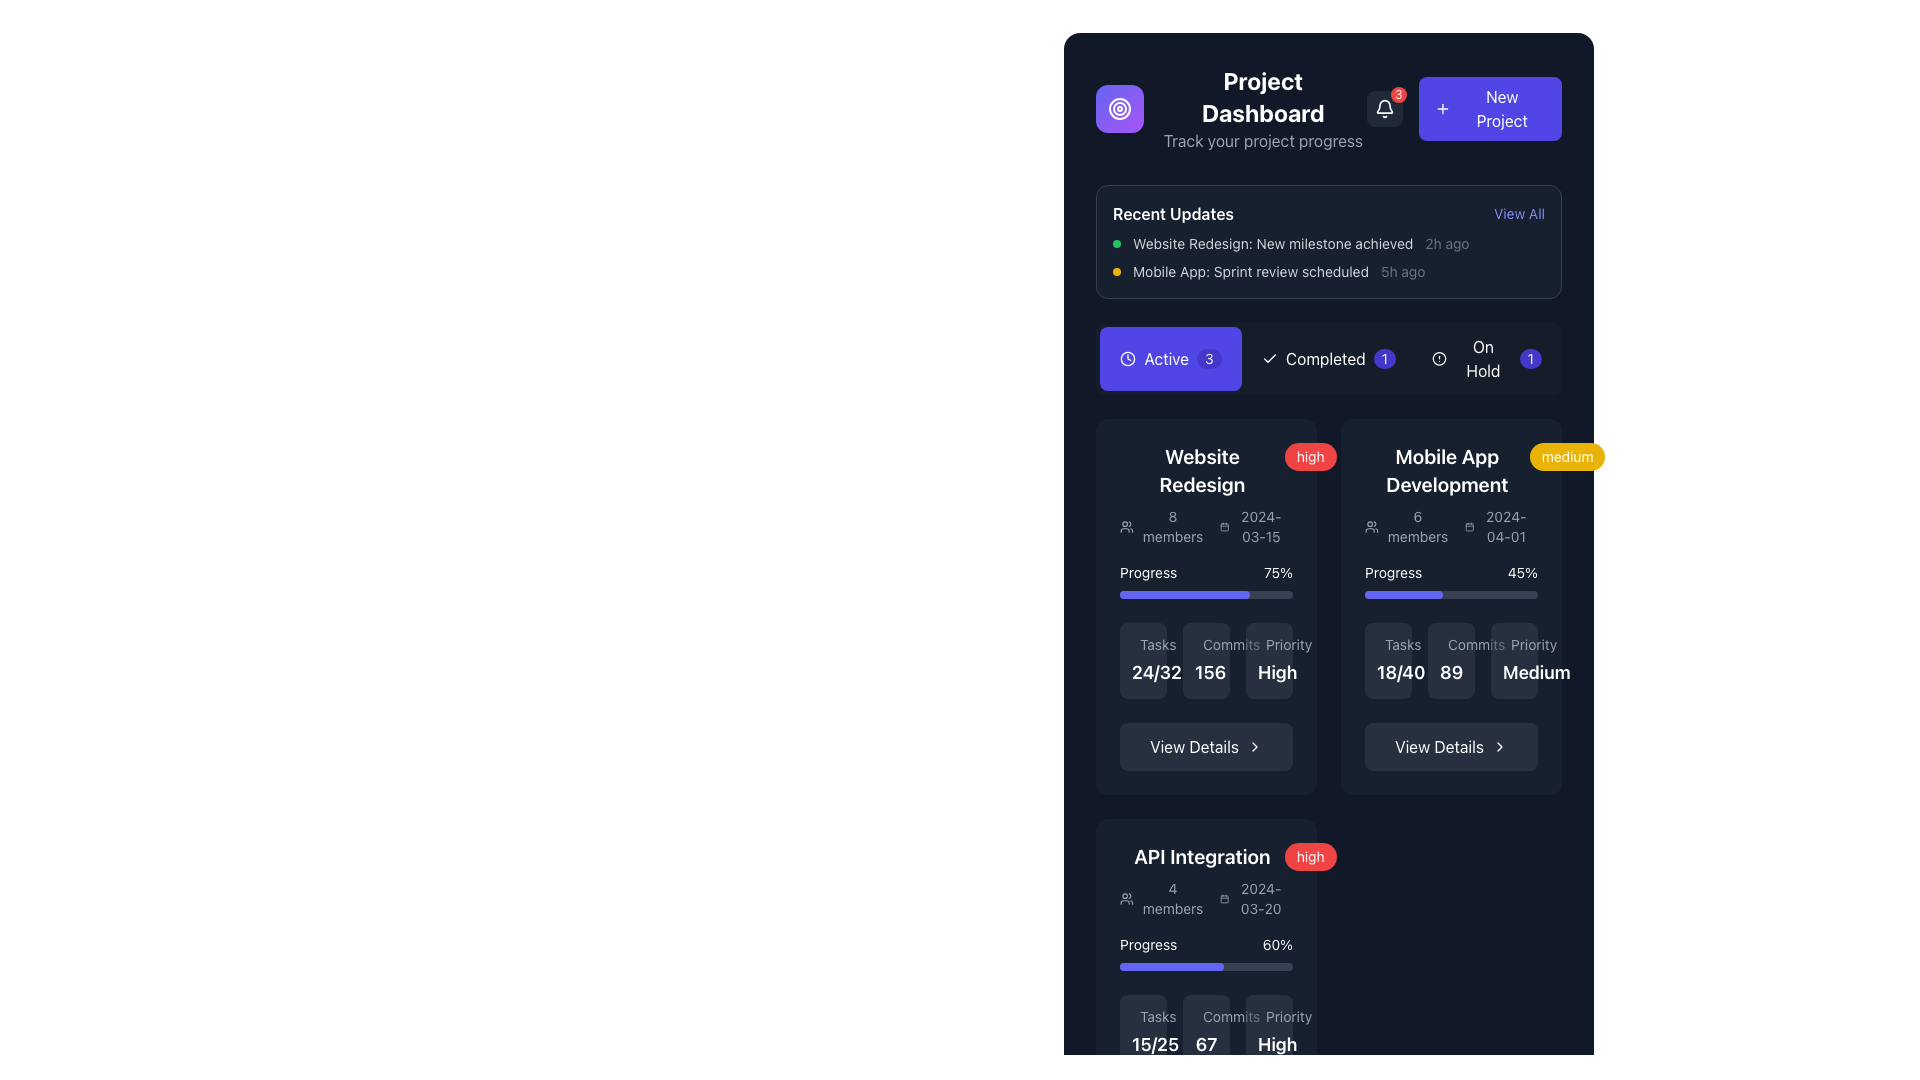 Image resolution: width=1920 pixels, height=1080 pixels. Describe the element at coordinates (1209, 672) in the screenshot. I see `the static text label that indicates the count of commits for the 'Website Redesign' project, located below the 'Commits' label and to the right of the 'Tasks' count display '24/32'` at that location.